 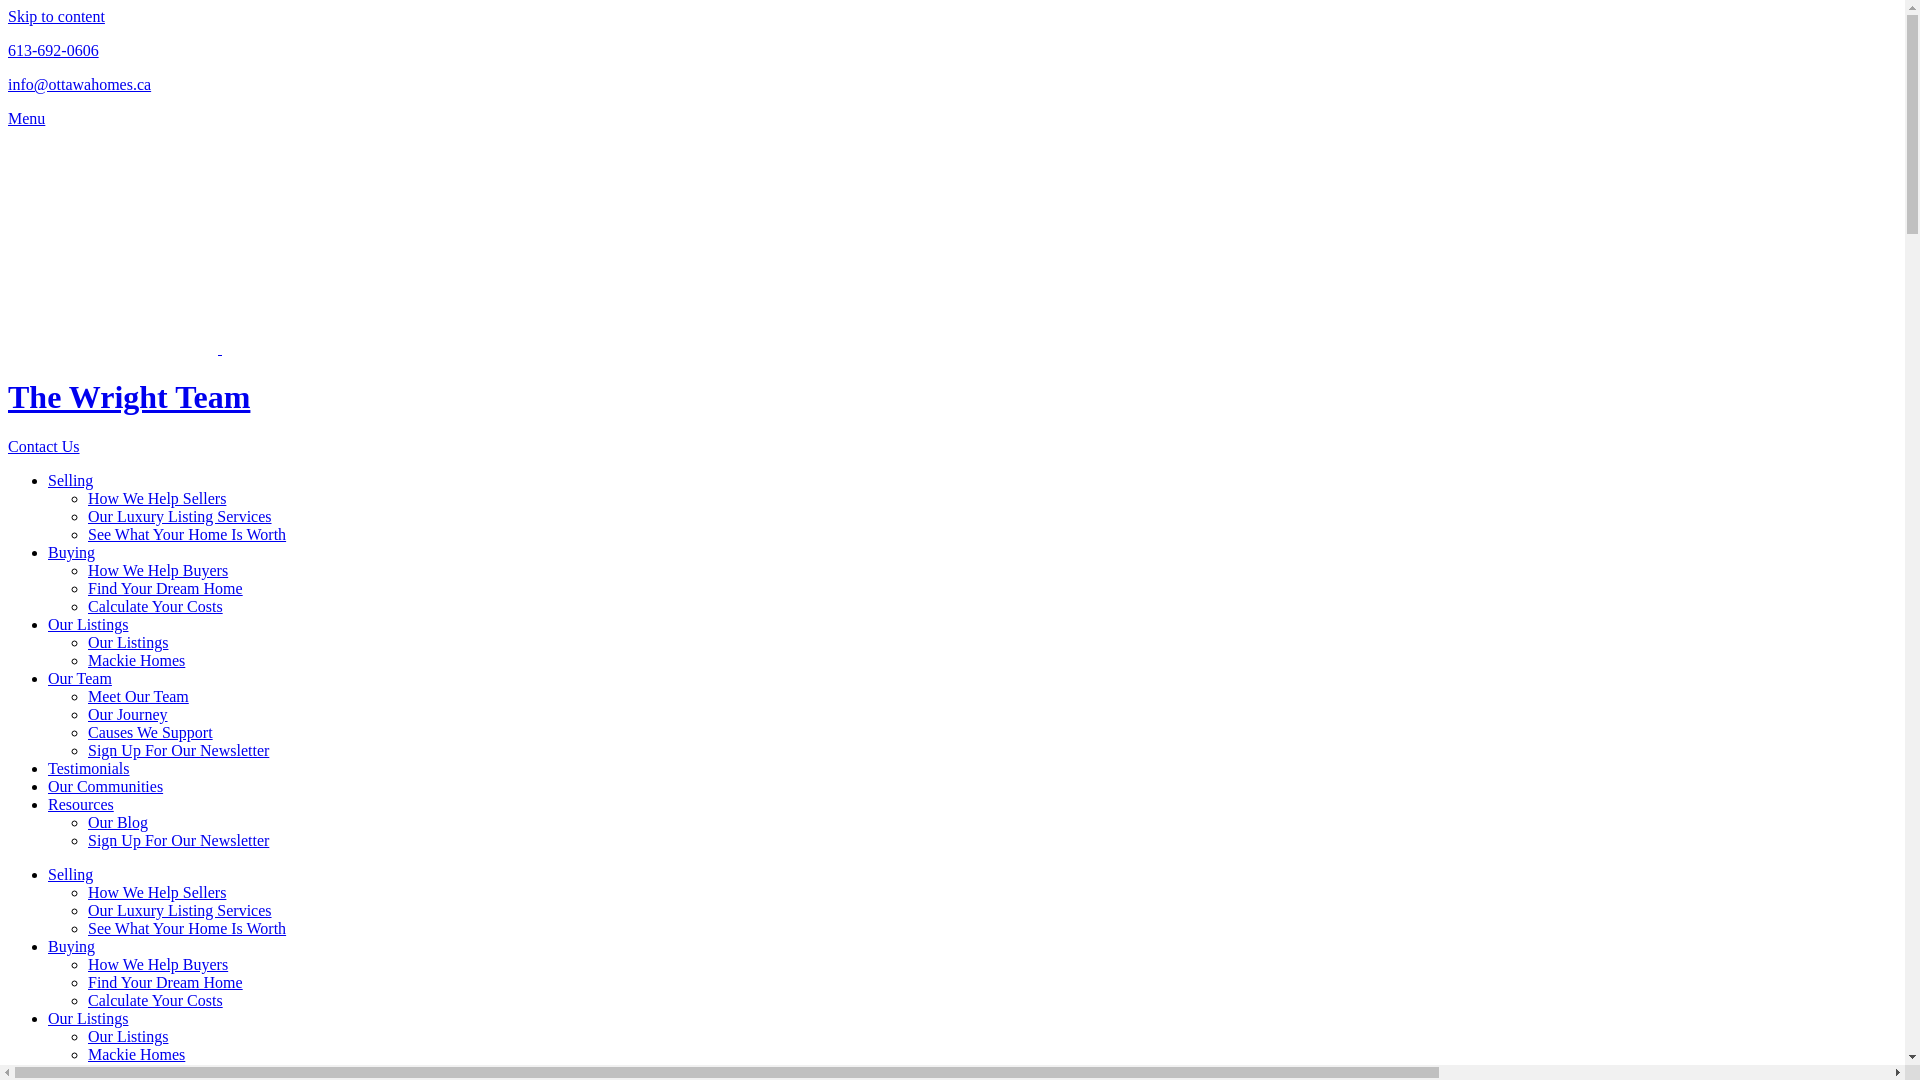 I want to click on 'Buying', so click(x=71, y=552).